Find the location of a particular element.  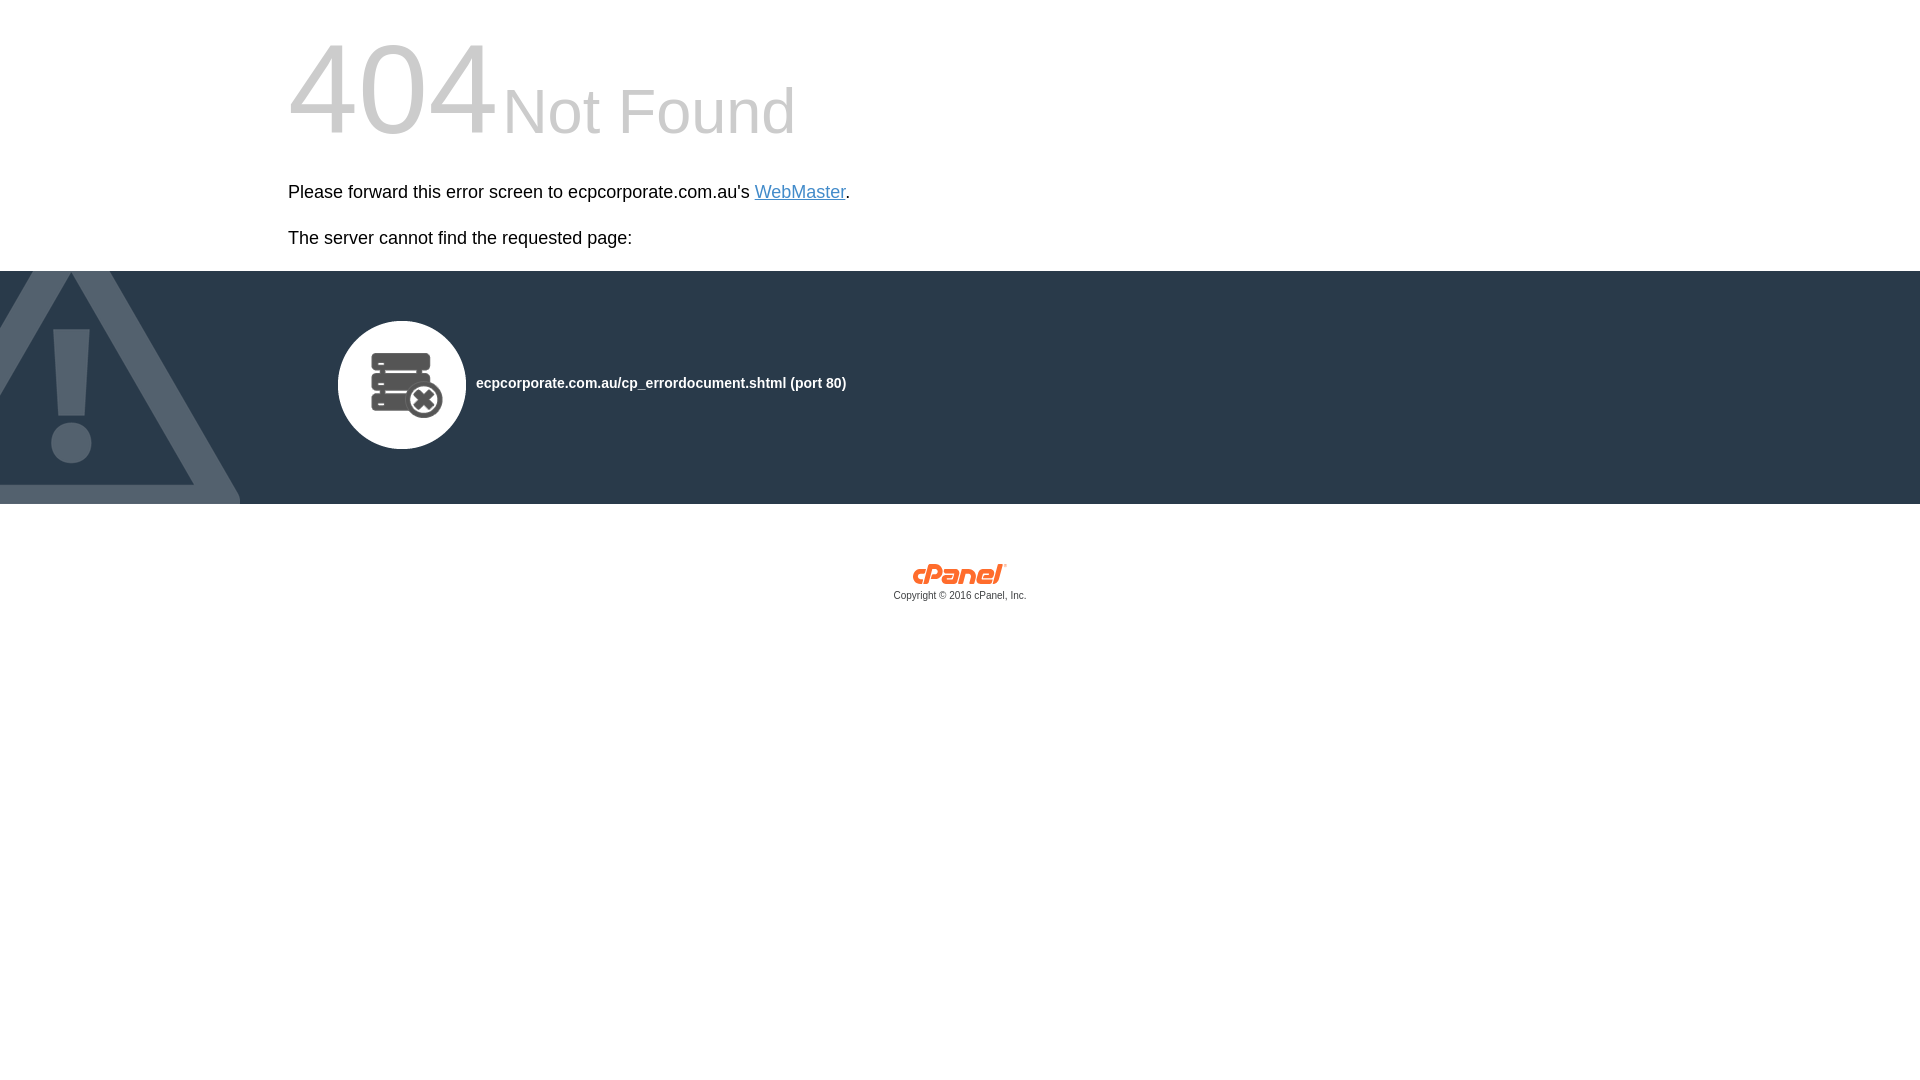

'WebMaster' is located at coordinates (800, 192).